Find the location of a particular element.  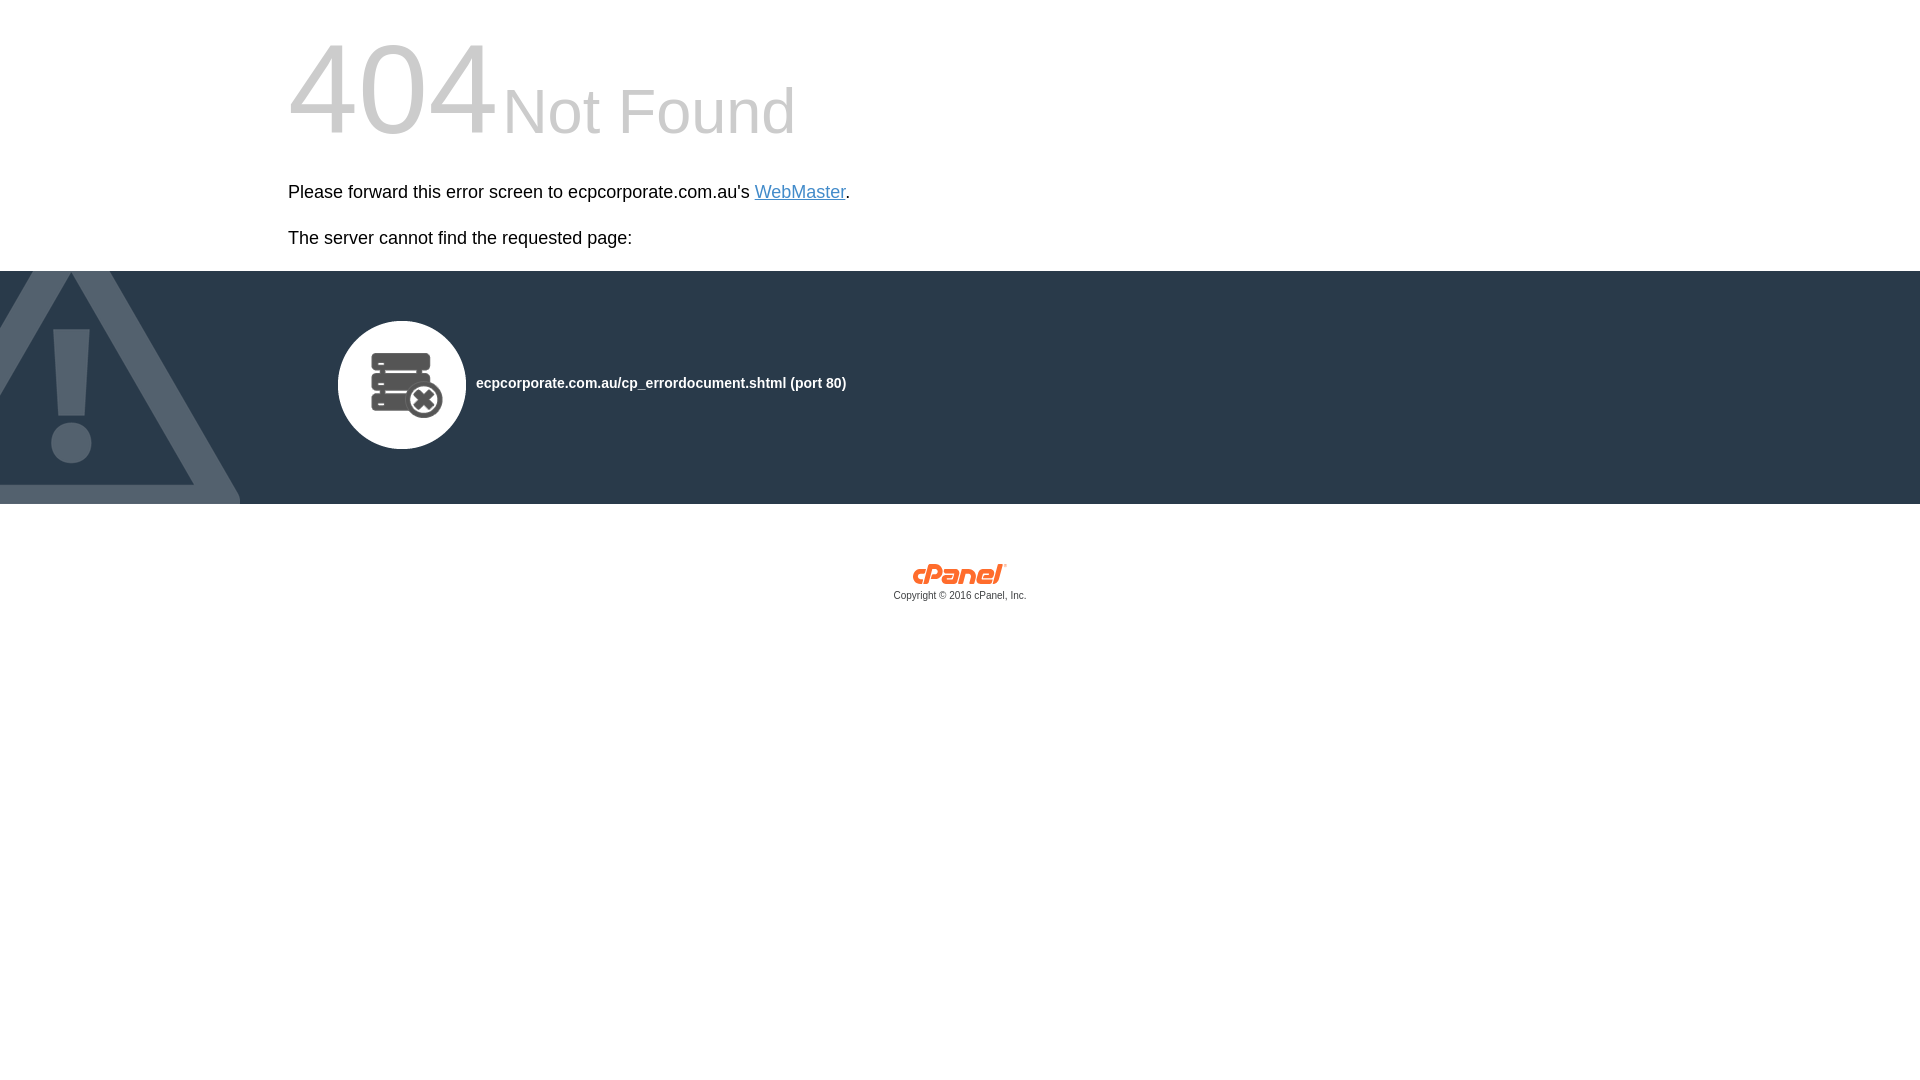

'WebMaster' is located at coordinates (800, 192).